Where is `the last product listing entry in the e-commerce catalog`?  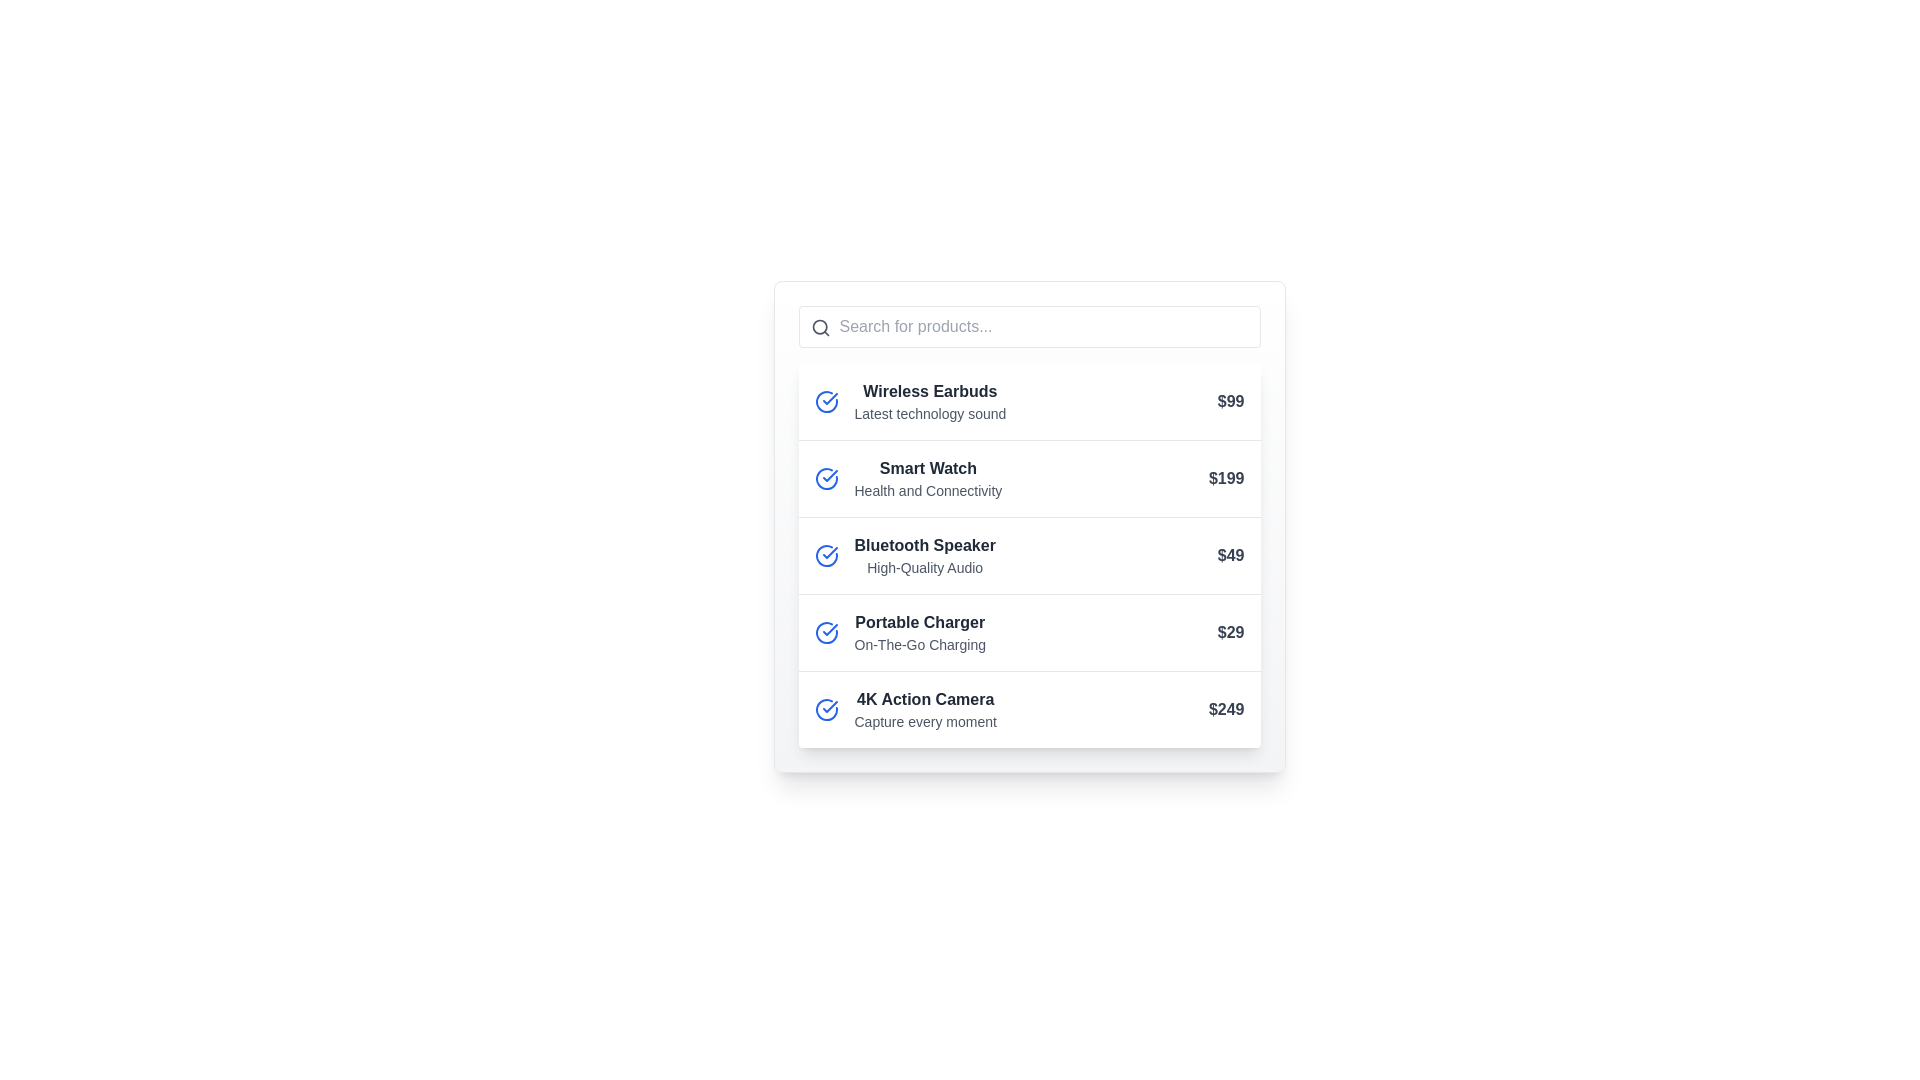 the last product listing entry in the e-commerce catalog is located at coordinates (1029, 708).